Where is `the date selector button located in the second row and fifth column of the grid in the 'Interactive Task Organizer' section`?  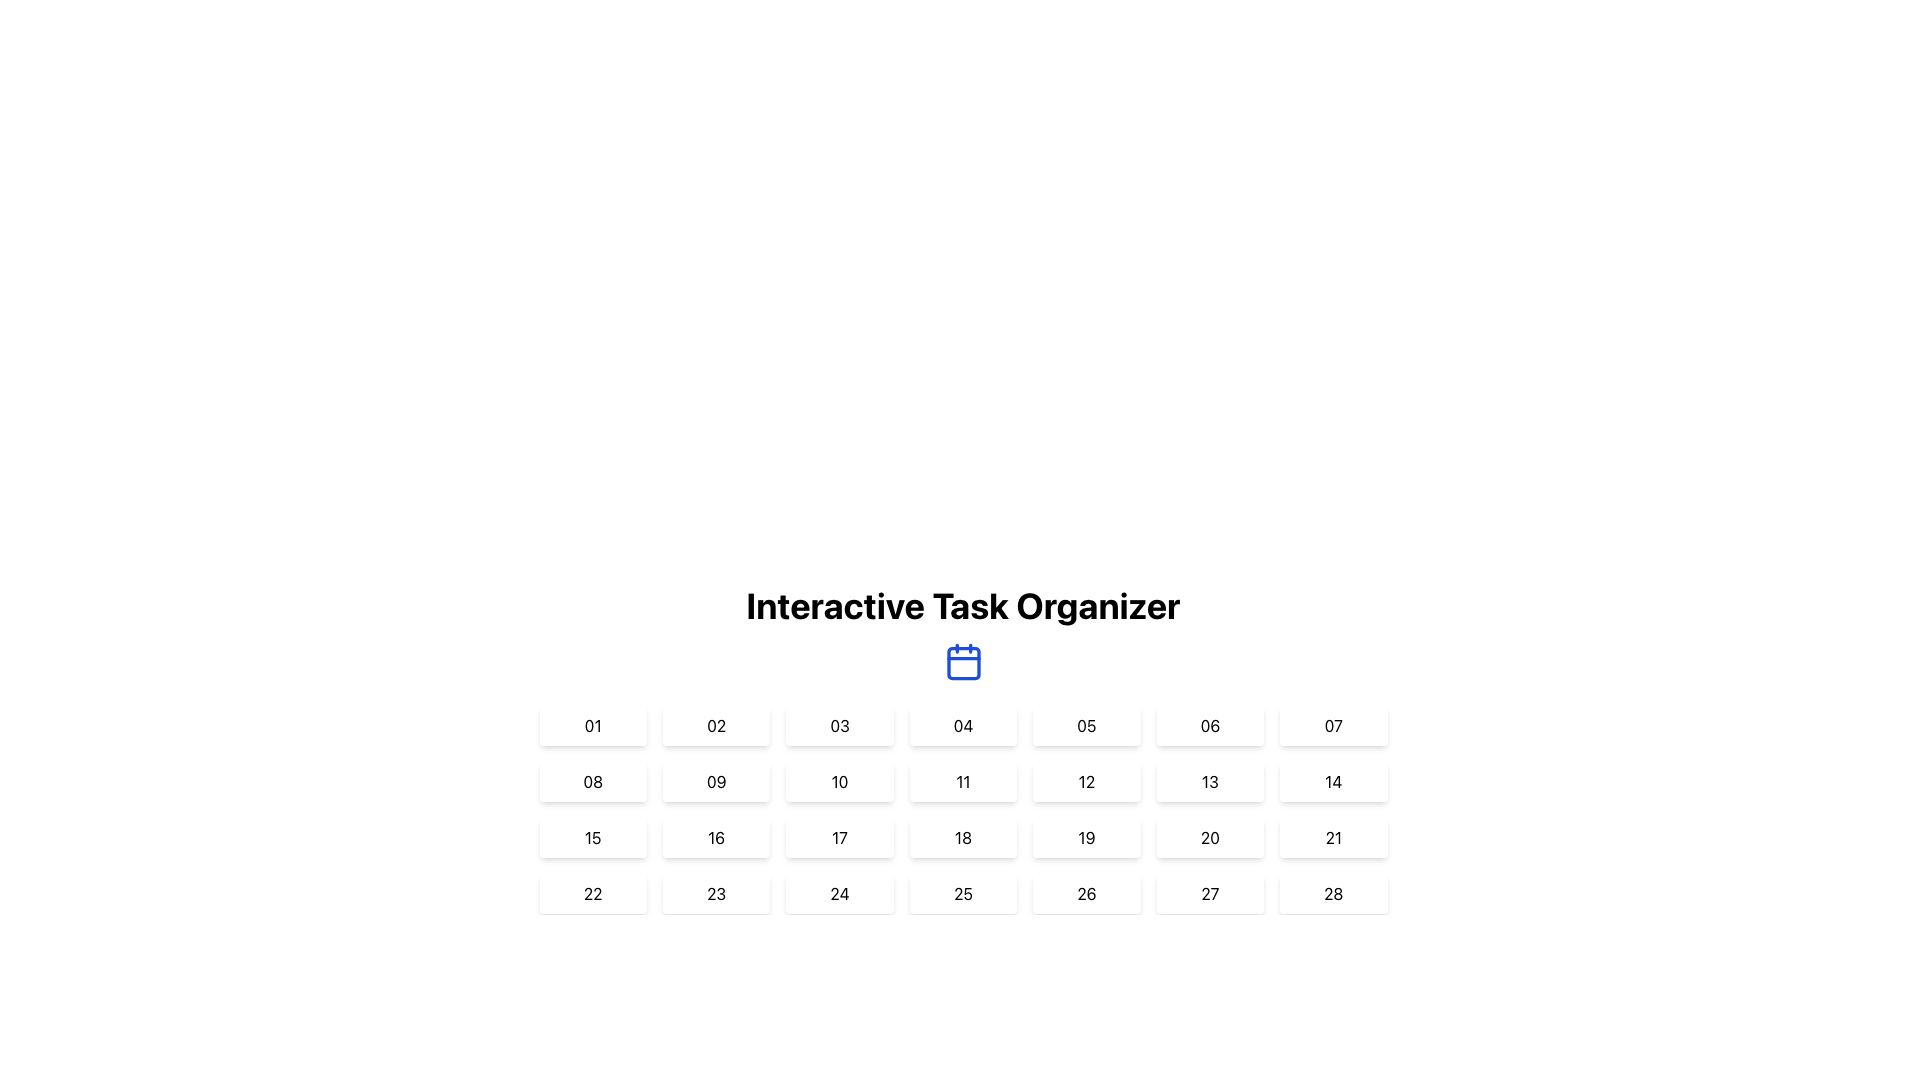 the date selector button located in the second row and fifth column of the grid in the 'Interactive Task Organizer' section is located at coordinates (1085, 781).